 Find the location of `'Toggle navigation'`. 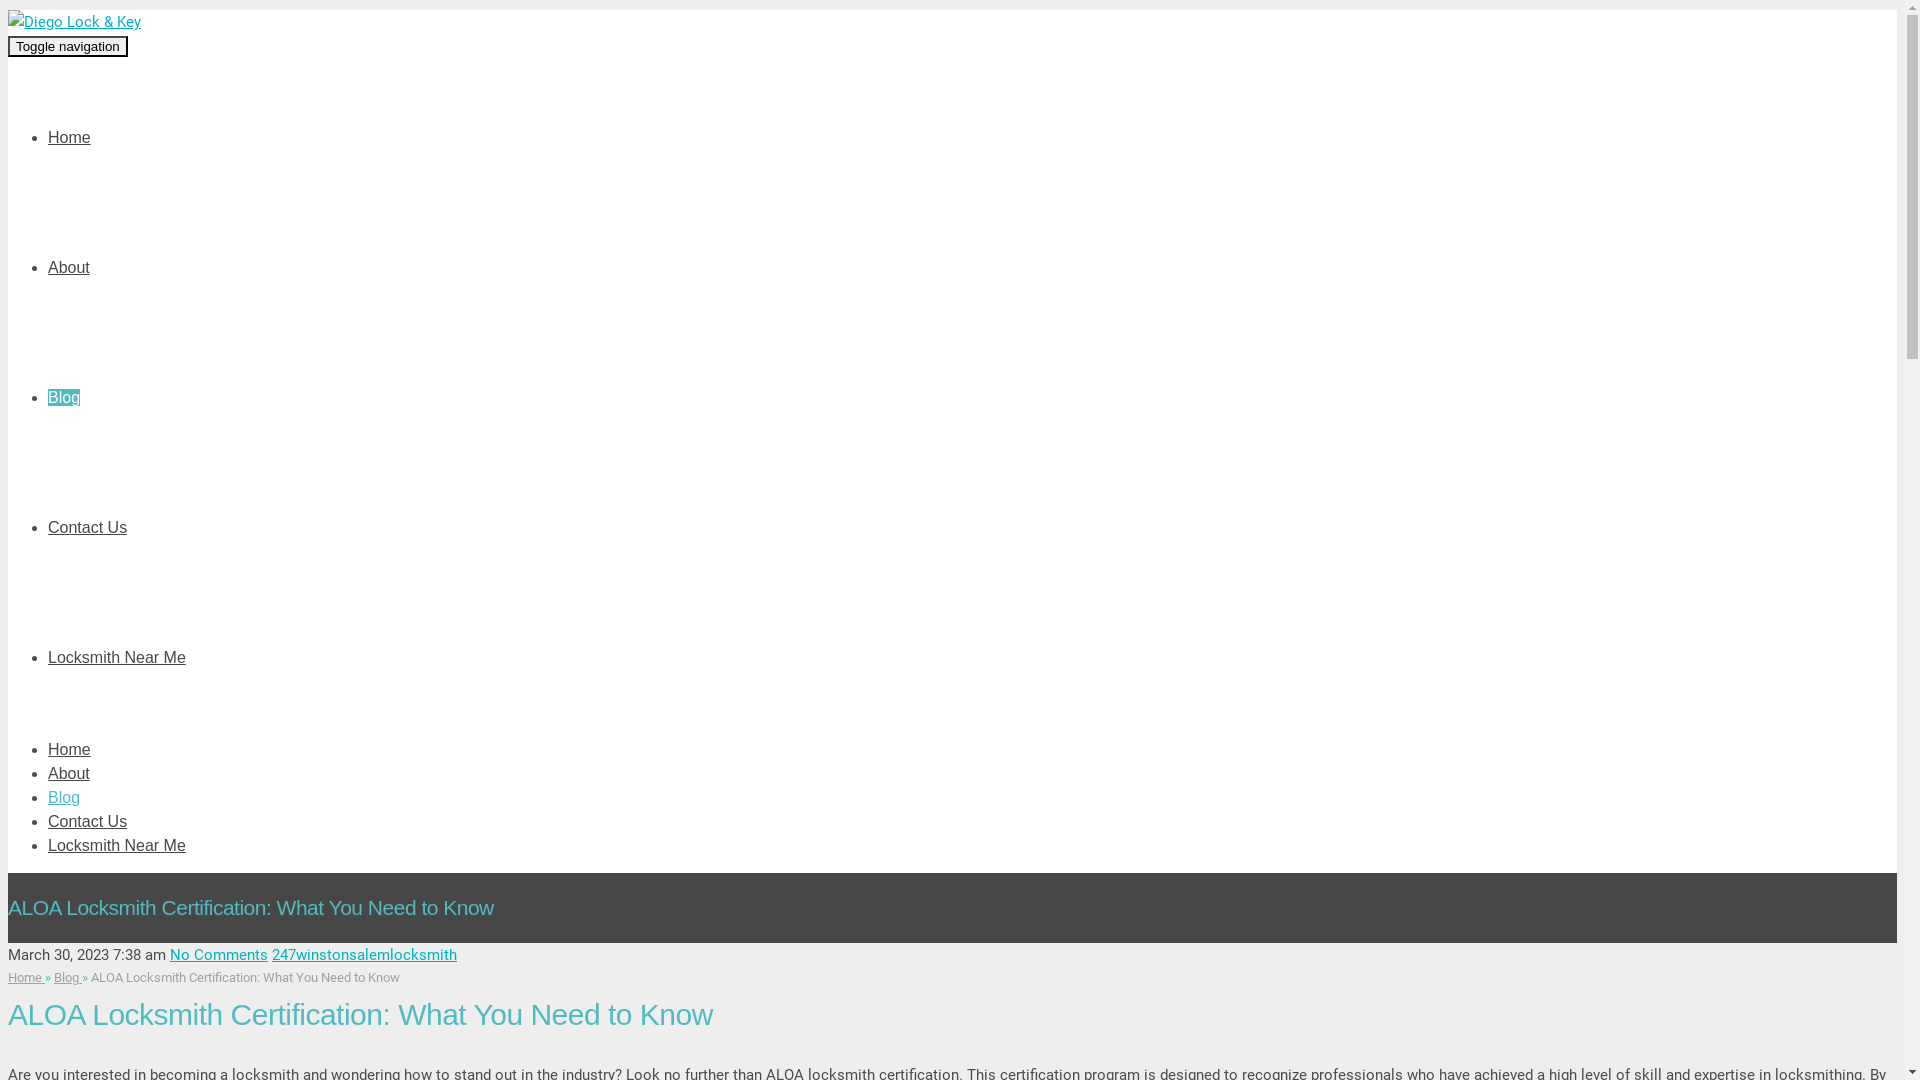

'Toggle navigation' is located at coordinates (67, 45).